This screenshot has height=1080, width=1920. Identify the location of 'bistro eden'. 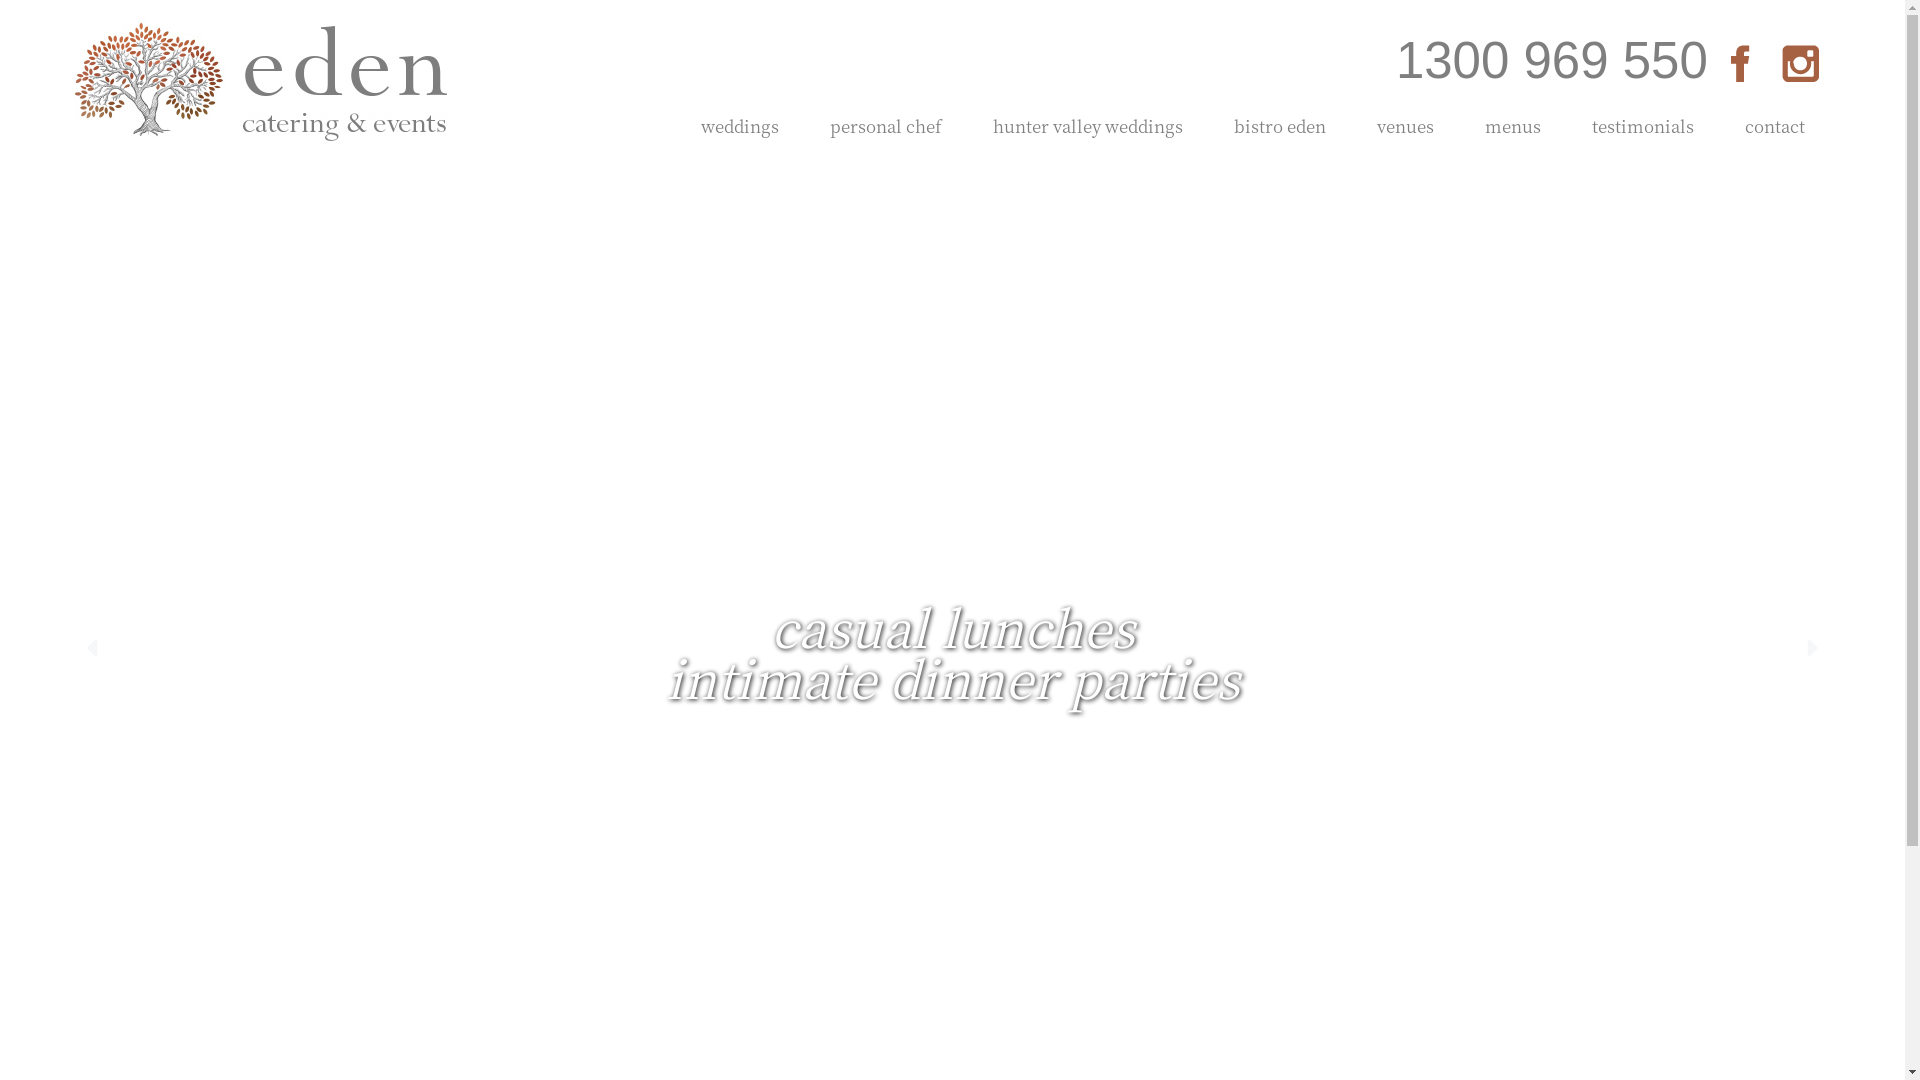
(1280, 126).